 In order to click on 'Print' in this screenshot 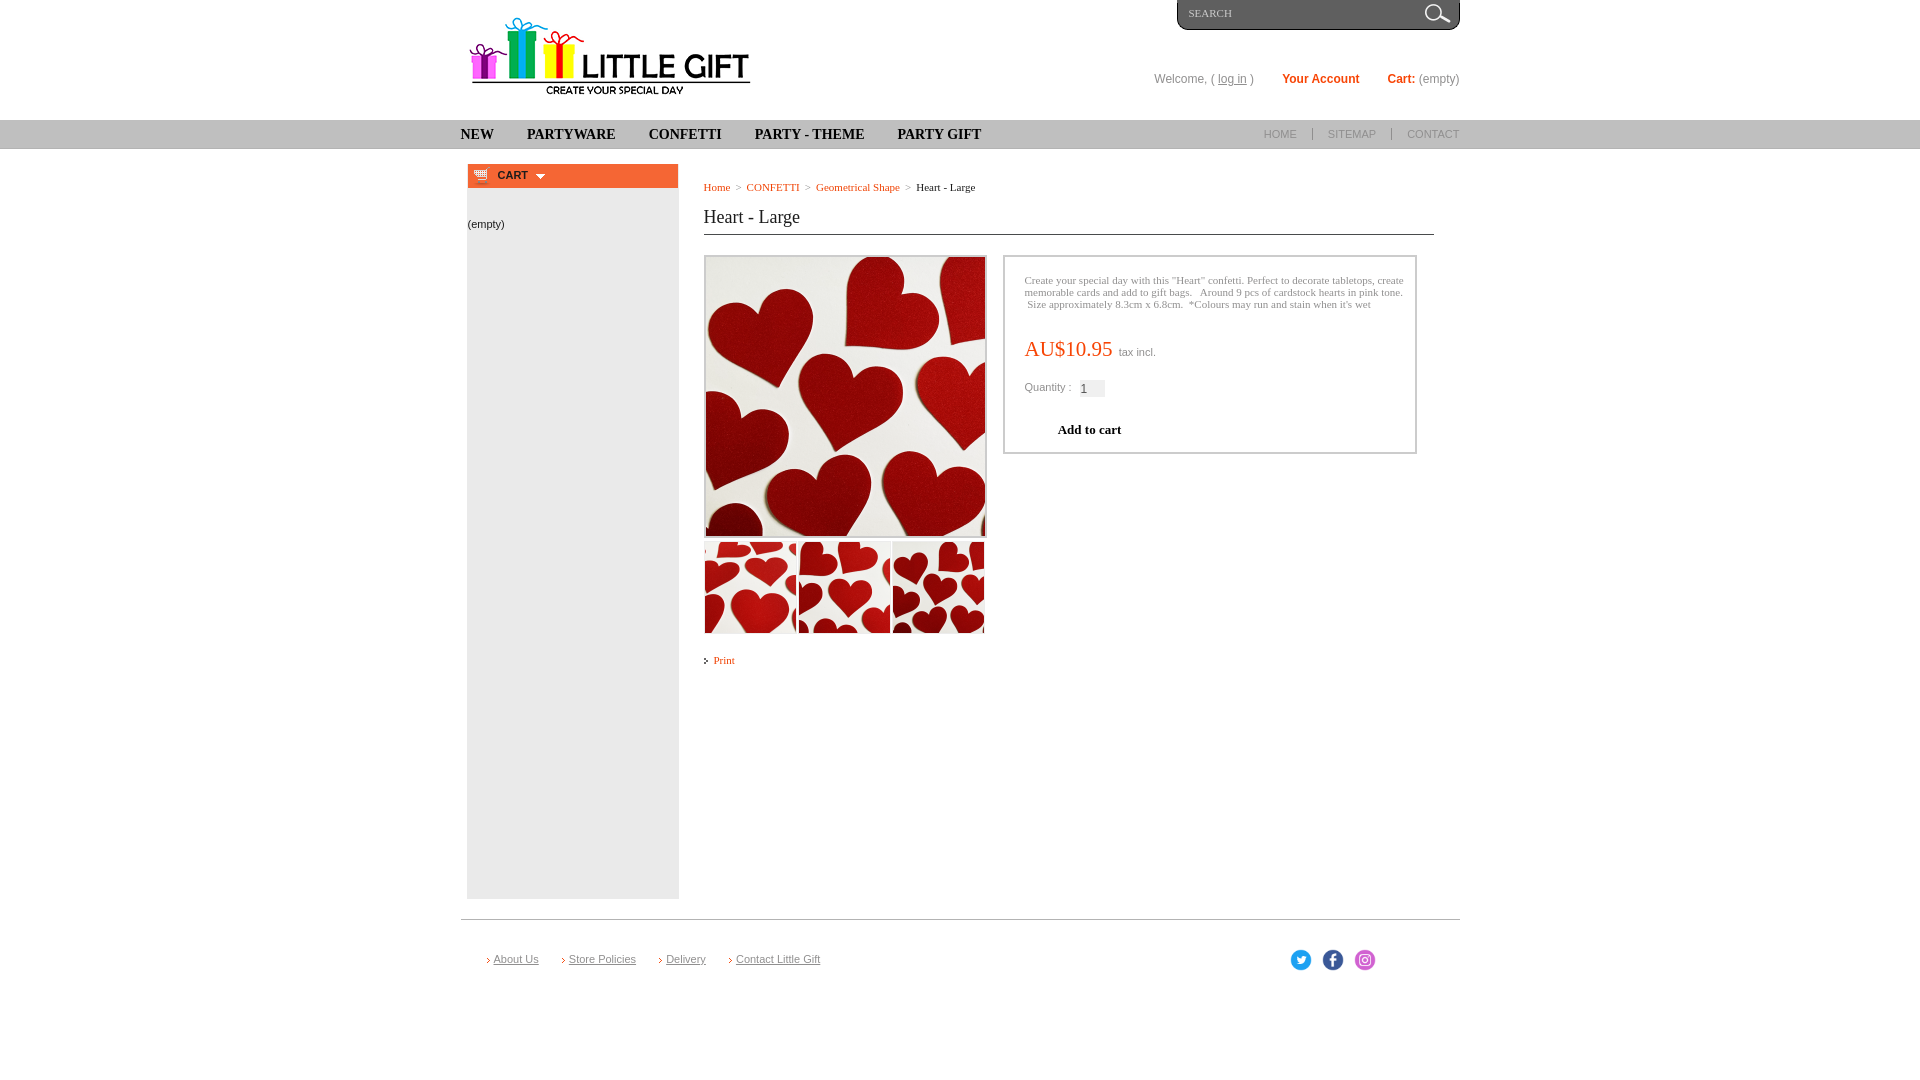, I will do `click(723, 659)`.